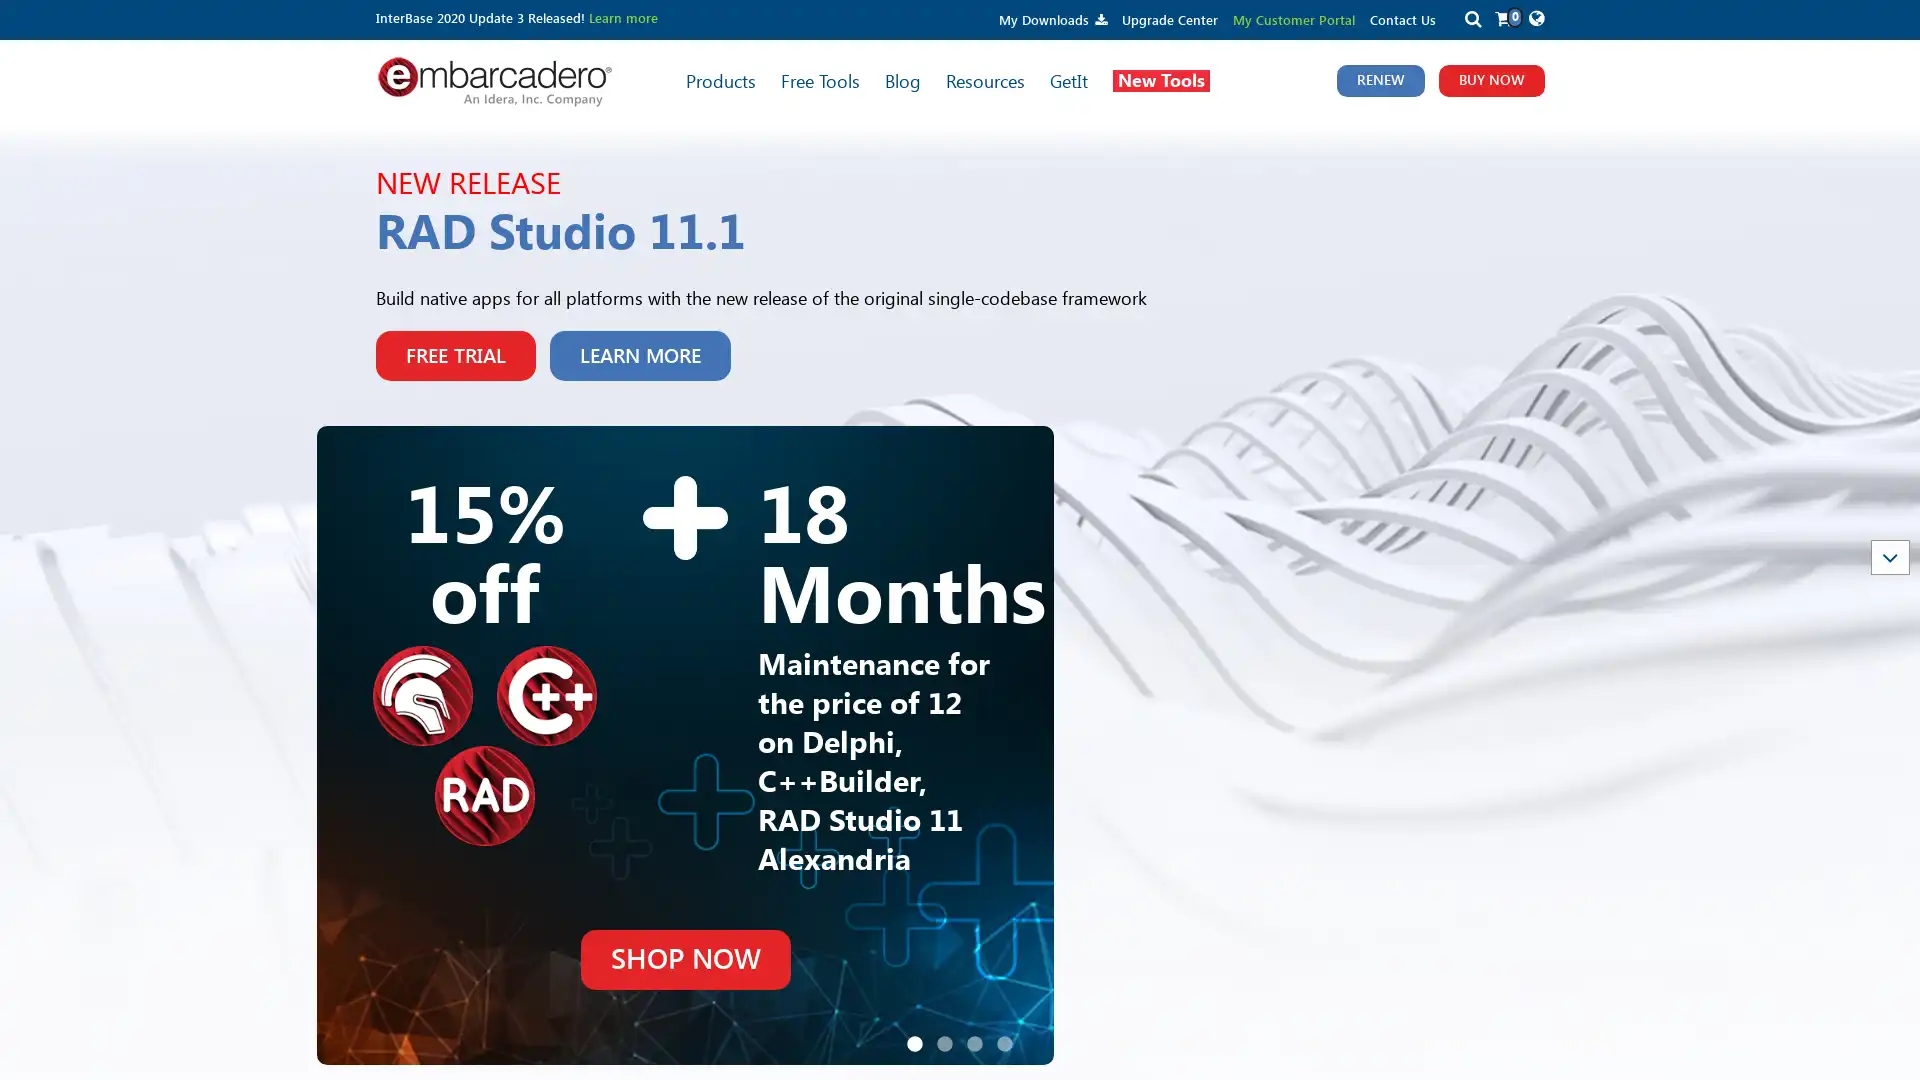  What do you see at coordinates (1004, 849) in the screenshot?
I see `4` at bounding box center [1004, 849].